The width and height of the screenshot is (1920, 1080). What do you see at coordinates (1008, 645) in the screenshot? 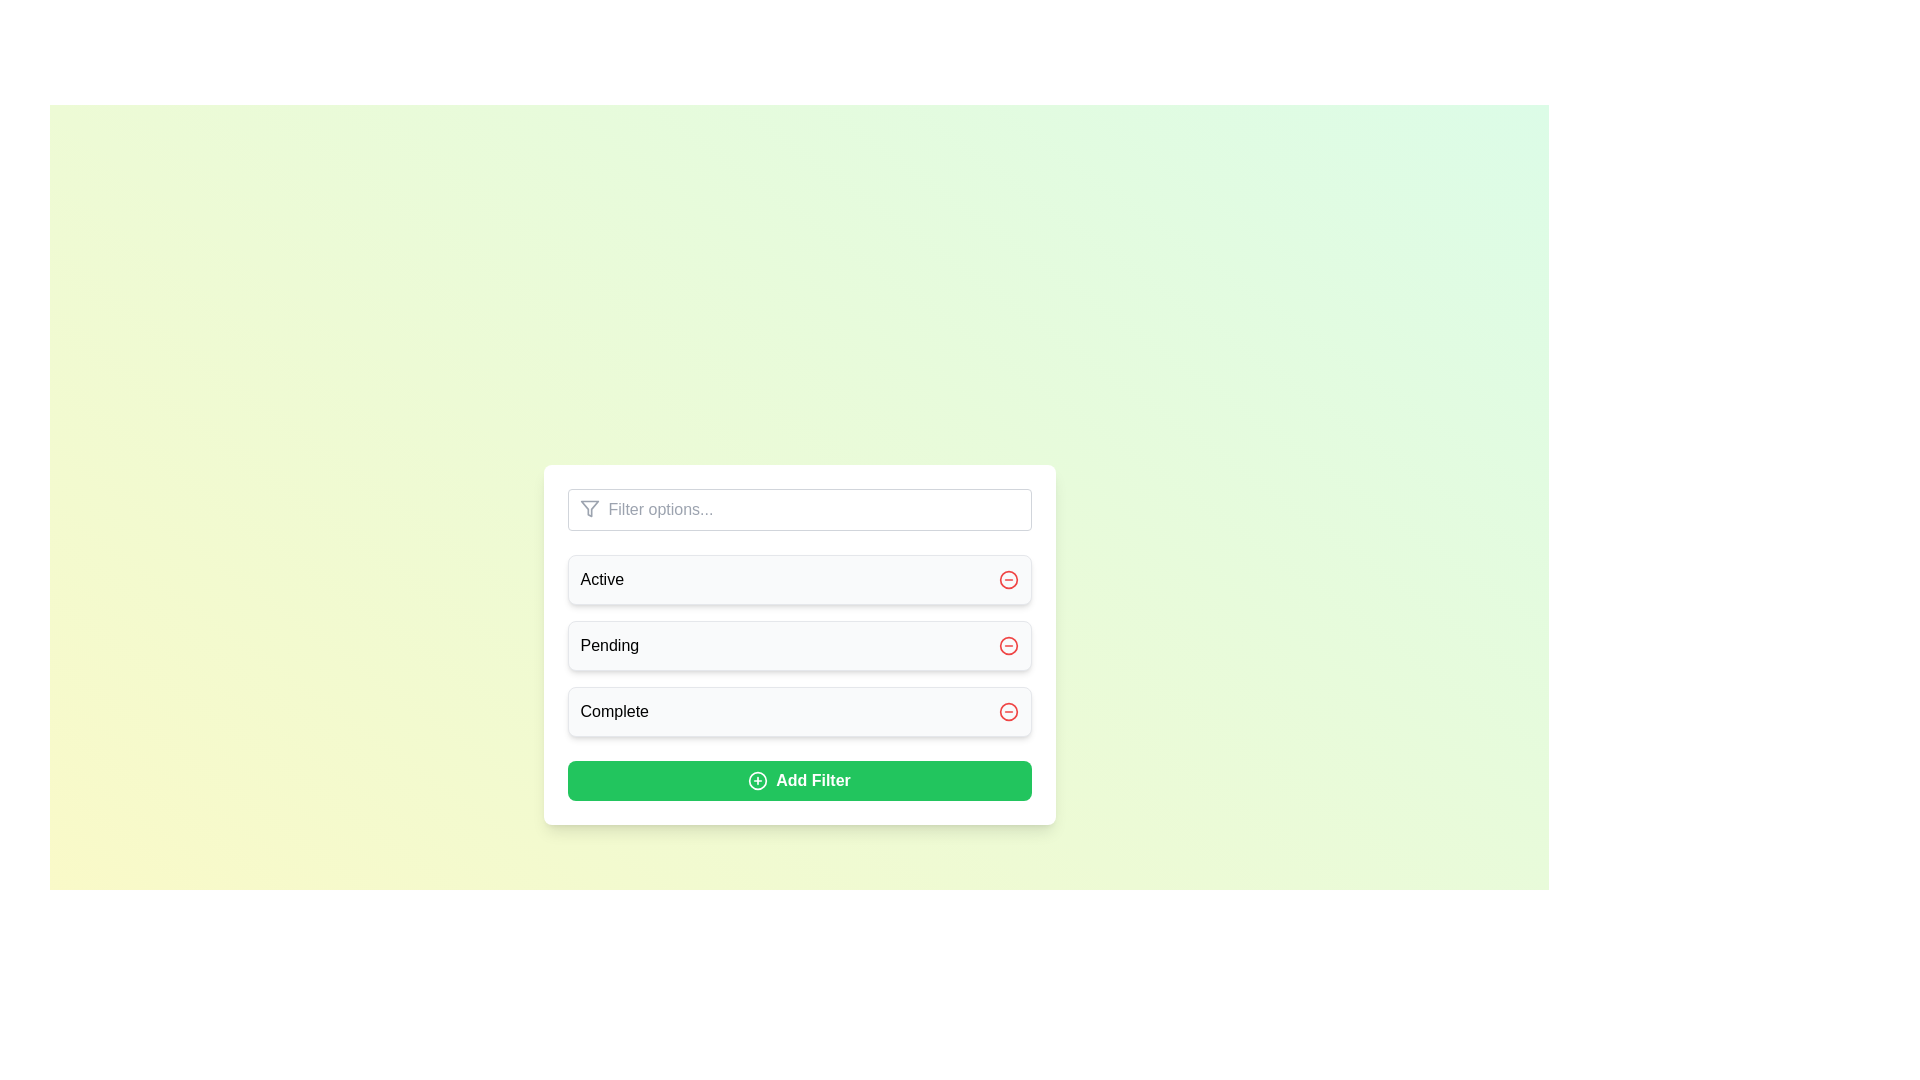
I see `the interactive action button located to the right of the 'Pending' text in the vertically stacked list of items, which is the second item in the list` at bounding box center [1008, 645].